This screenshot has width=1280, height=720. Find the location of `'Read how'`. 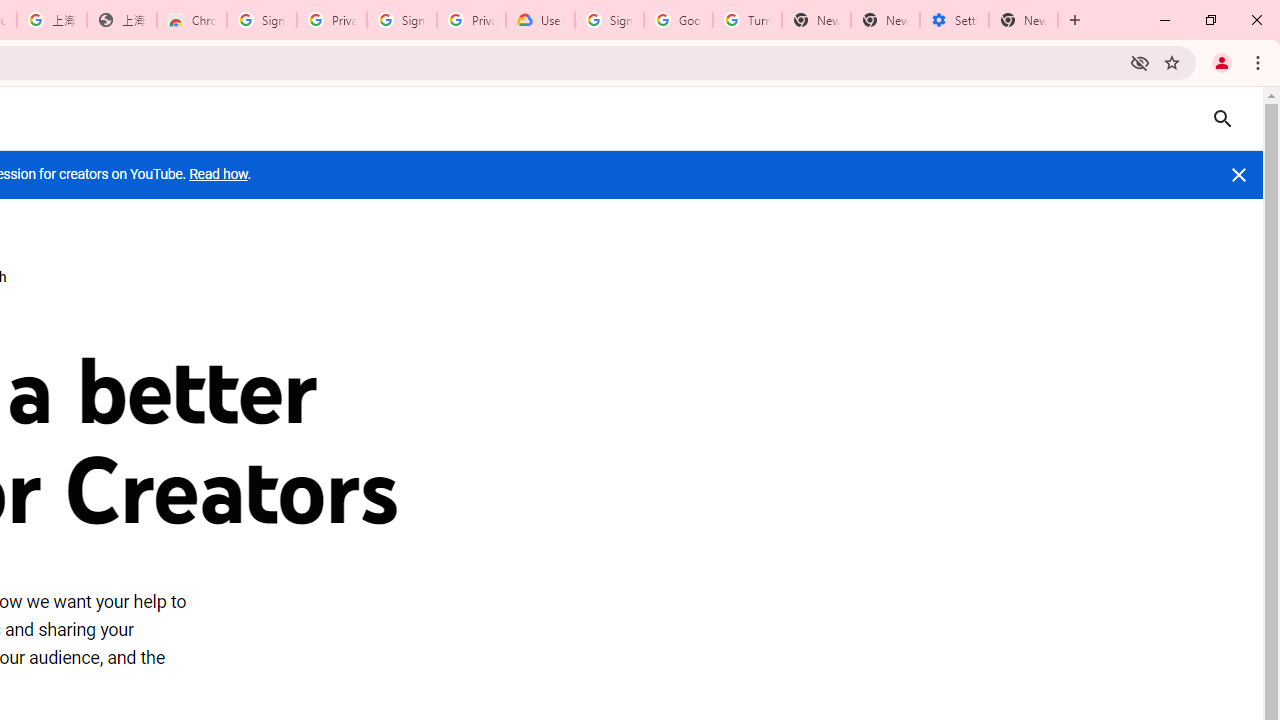

'Read how' is located at coordinates (218, 173).